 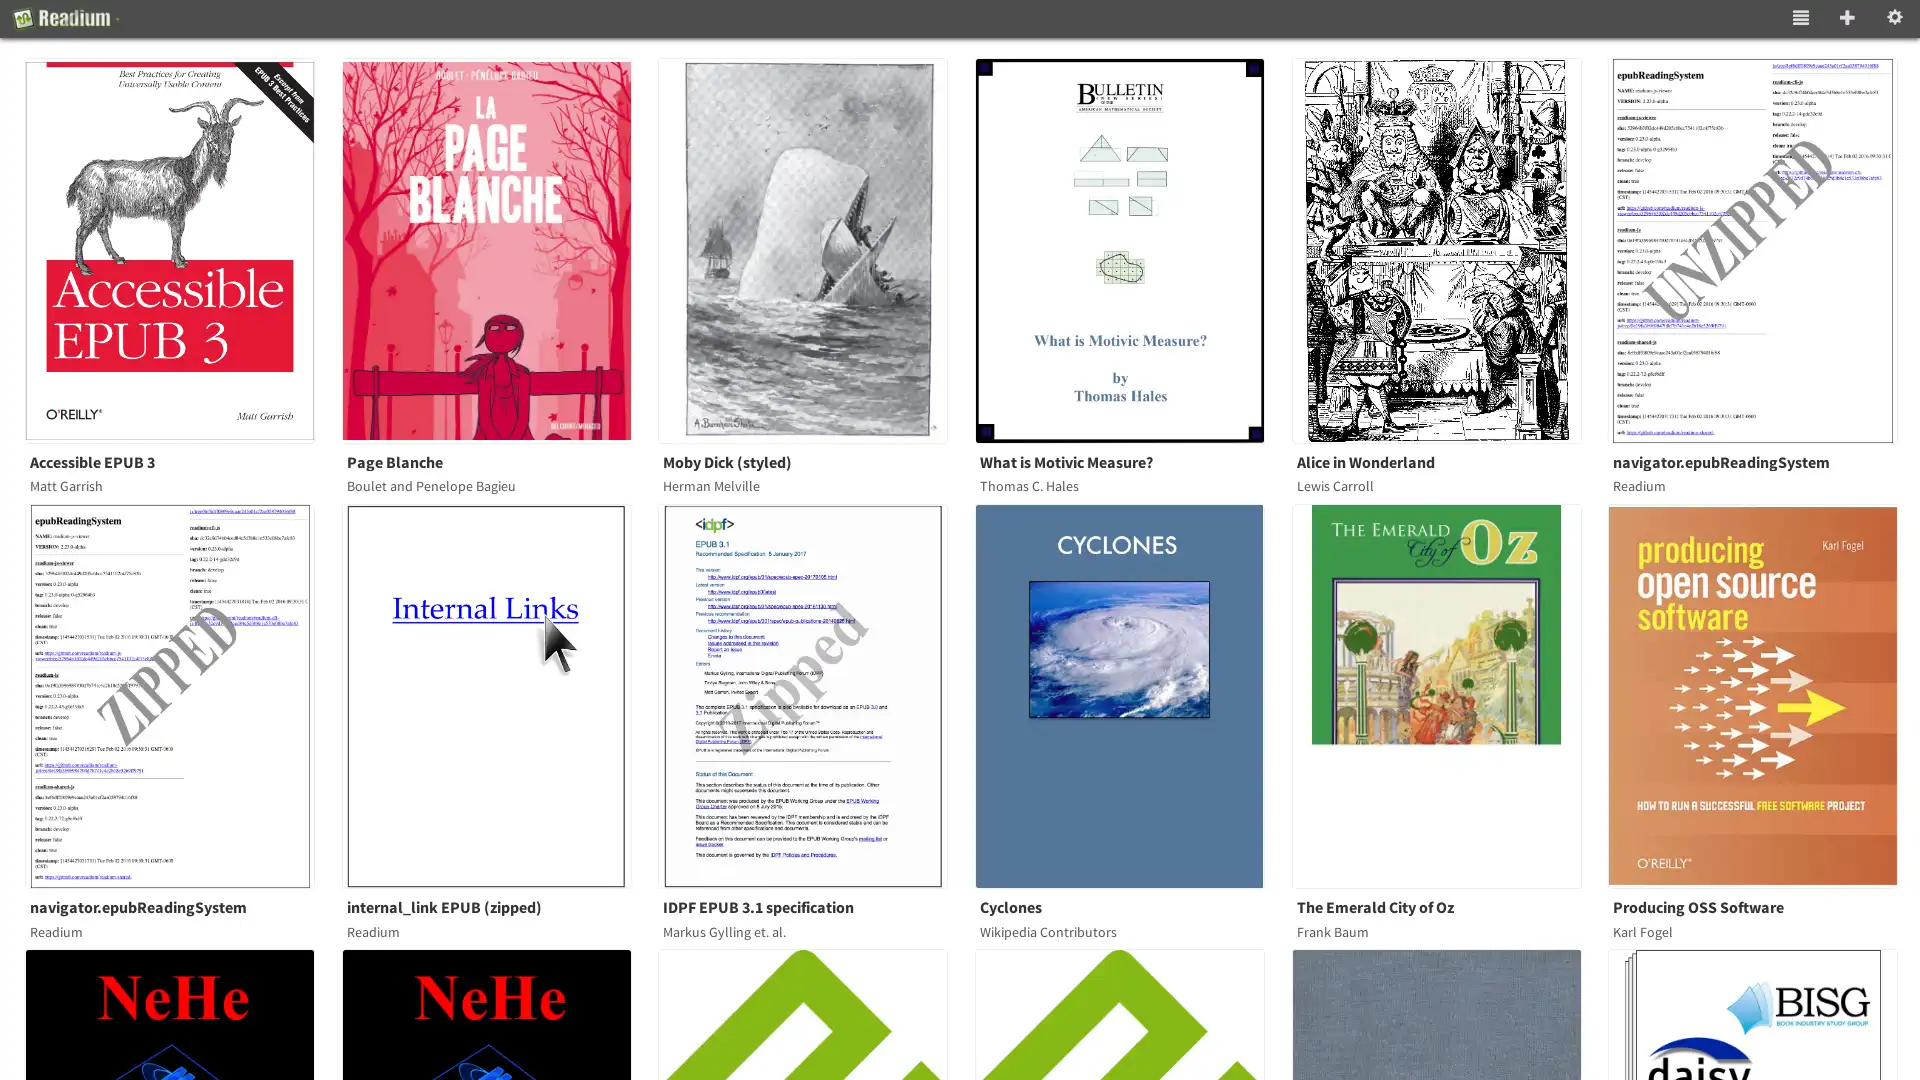 I want to click on (1) Accessible EPUB 3, so click(x=182, y=249).